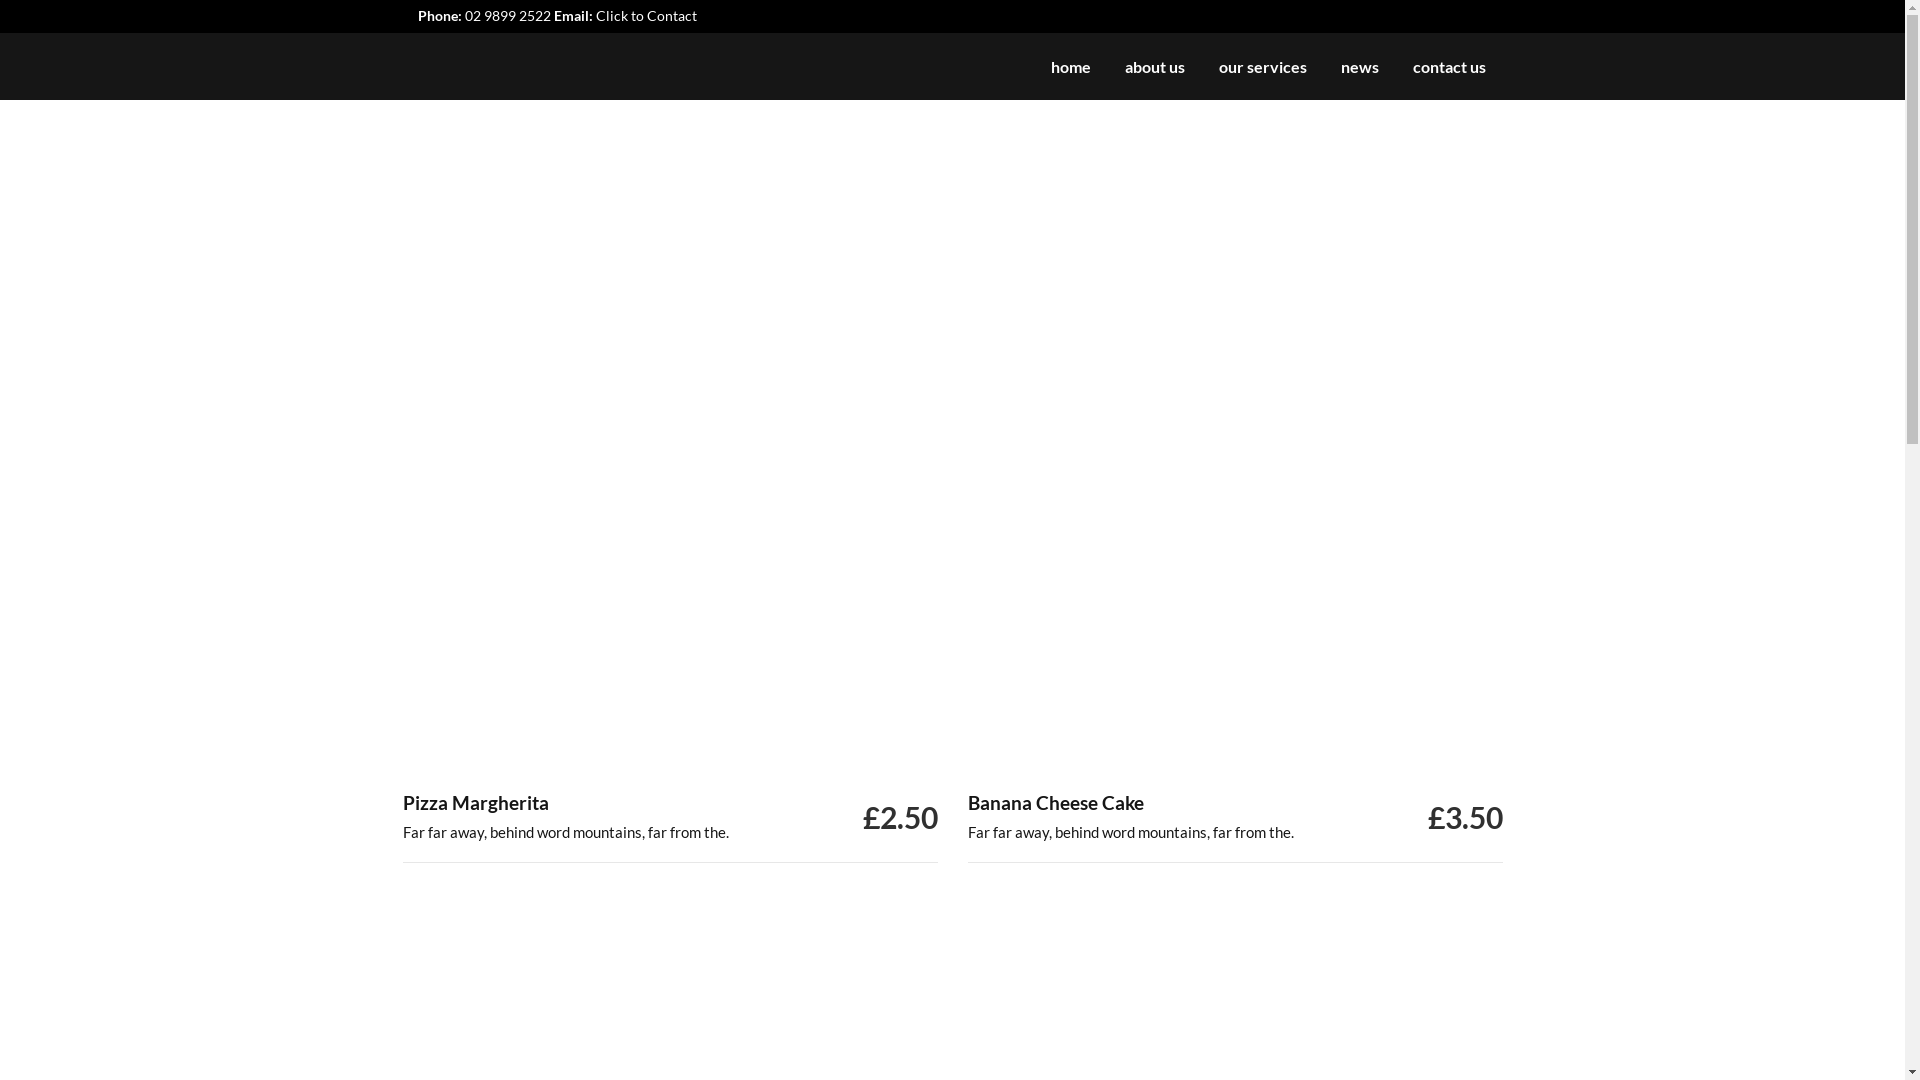 The image size is (1920, 1080). Describe the element at coordinates (646, 15) in the screenshot. I see `'Click to Contact'` at that location.